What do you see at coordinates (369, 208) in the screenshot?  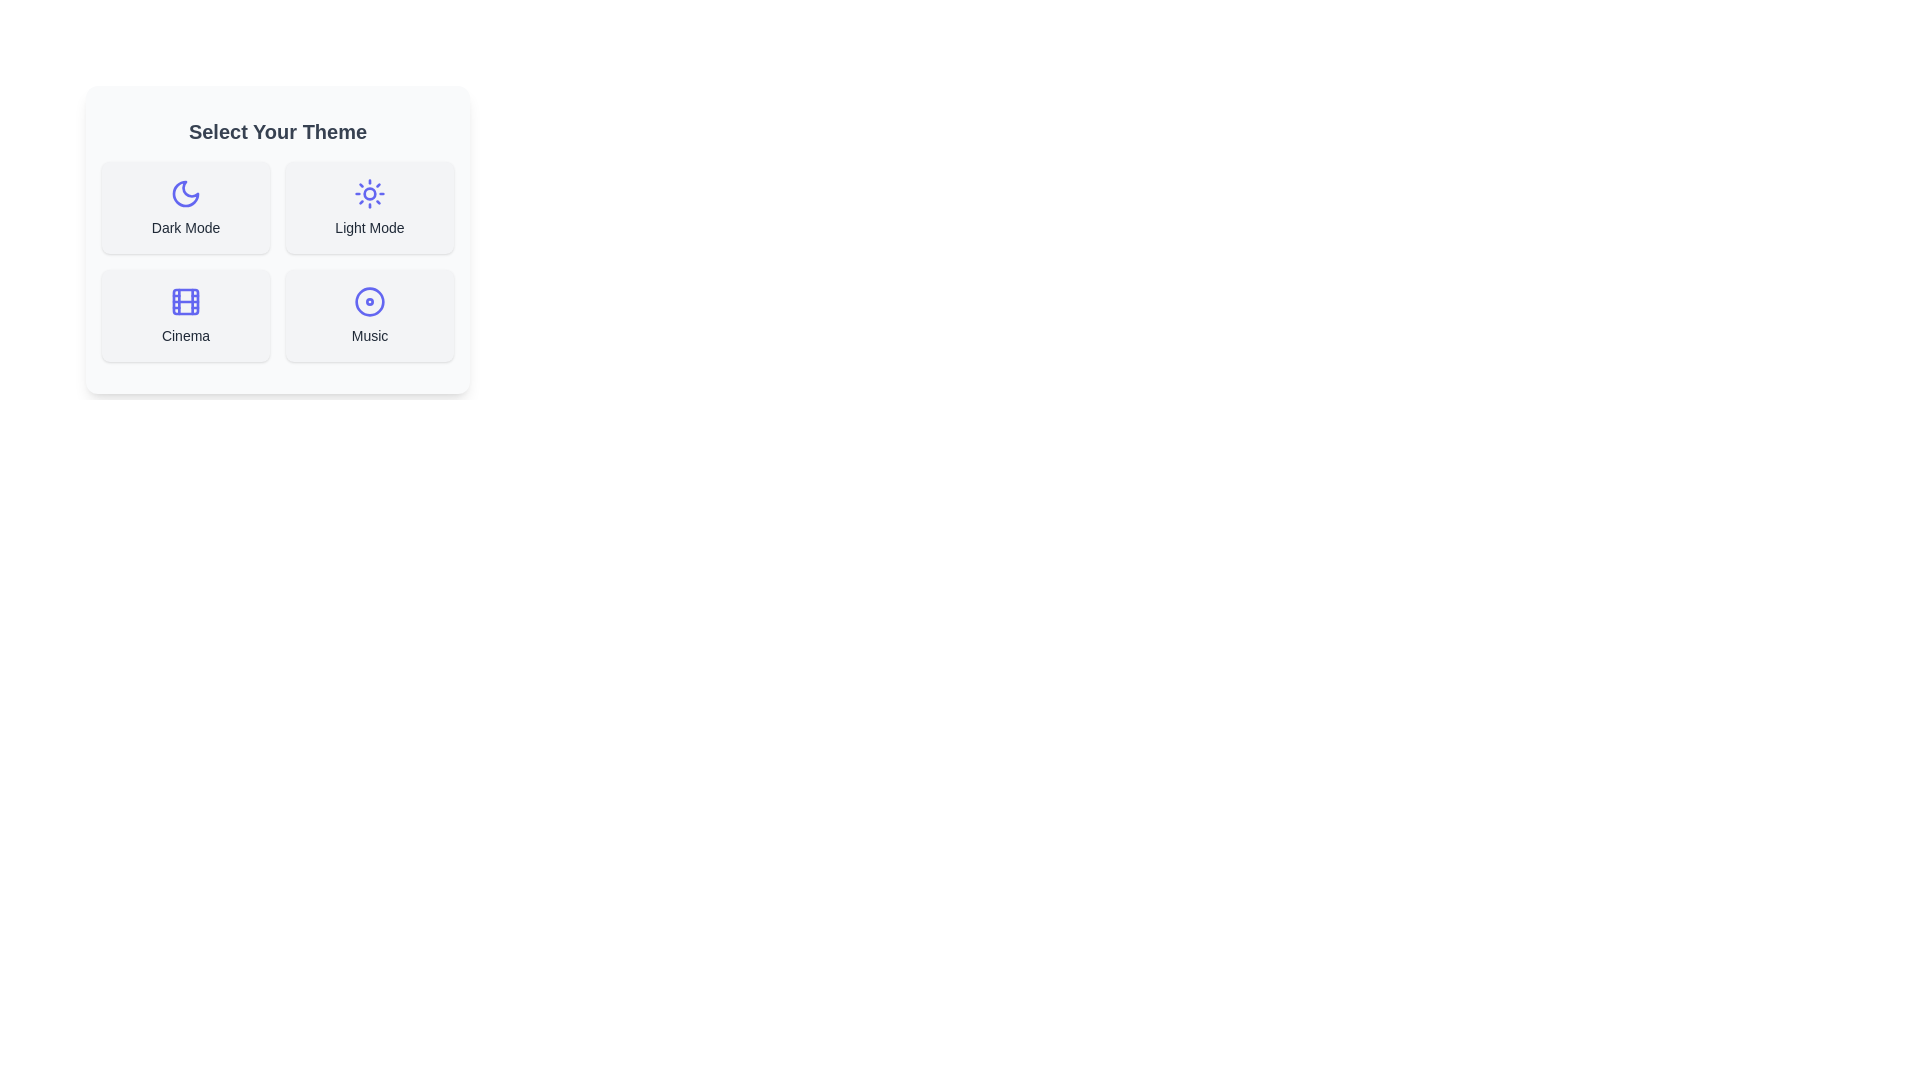 I see `the 'Light Mode' button, which is a rectangular box with rounded corners and an indigo sun icon above the text label` at bounding box center [369, 208].